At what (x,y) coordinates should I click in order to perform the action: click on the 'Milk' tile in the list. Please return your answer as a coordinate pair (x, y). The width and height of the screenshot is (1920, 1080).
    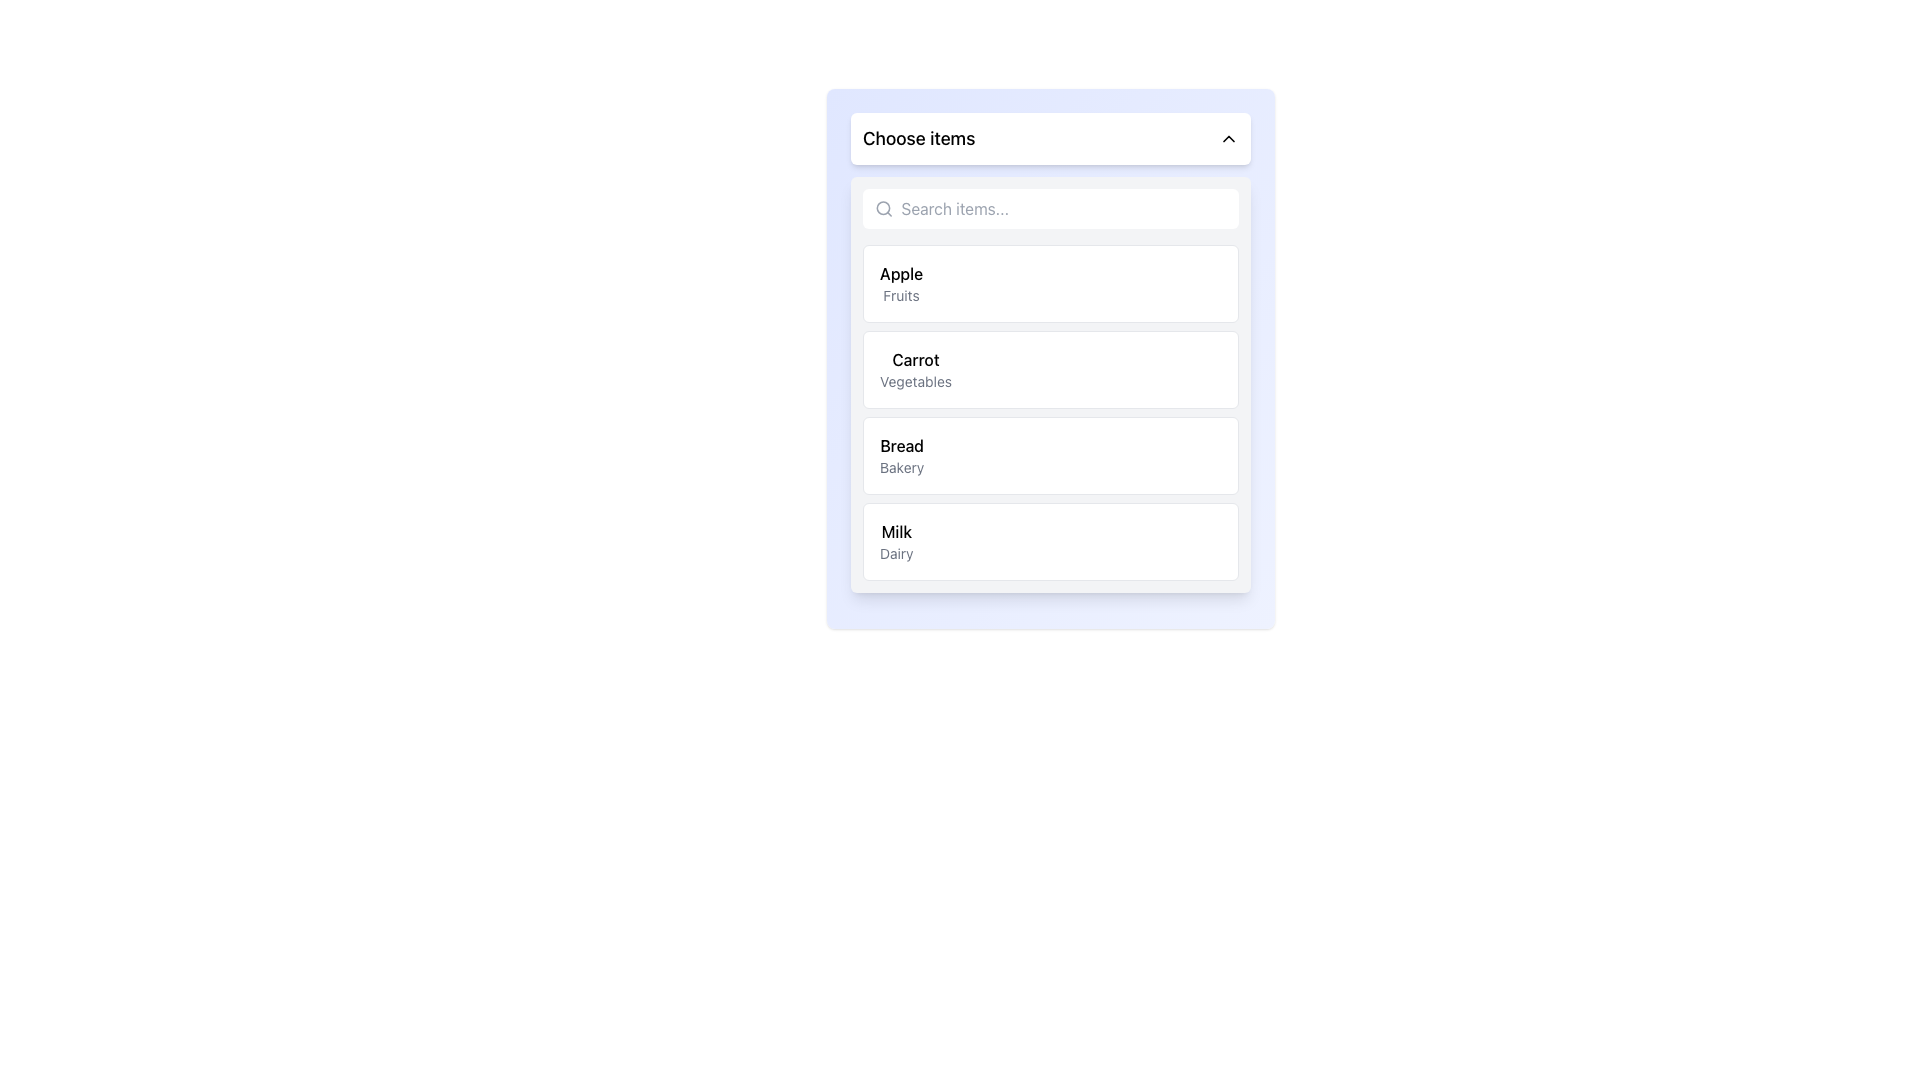
    Looking at the image, I should click on (1050, 542).